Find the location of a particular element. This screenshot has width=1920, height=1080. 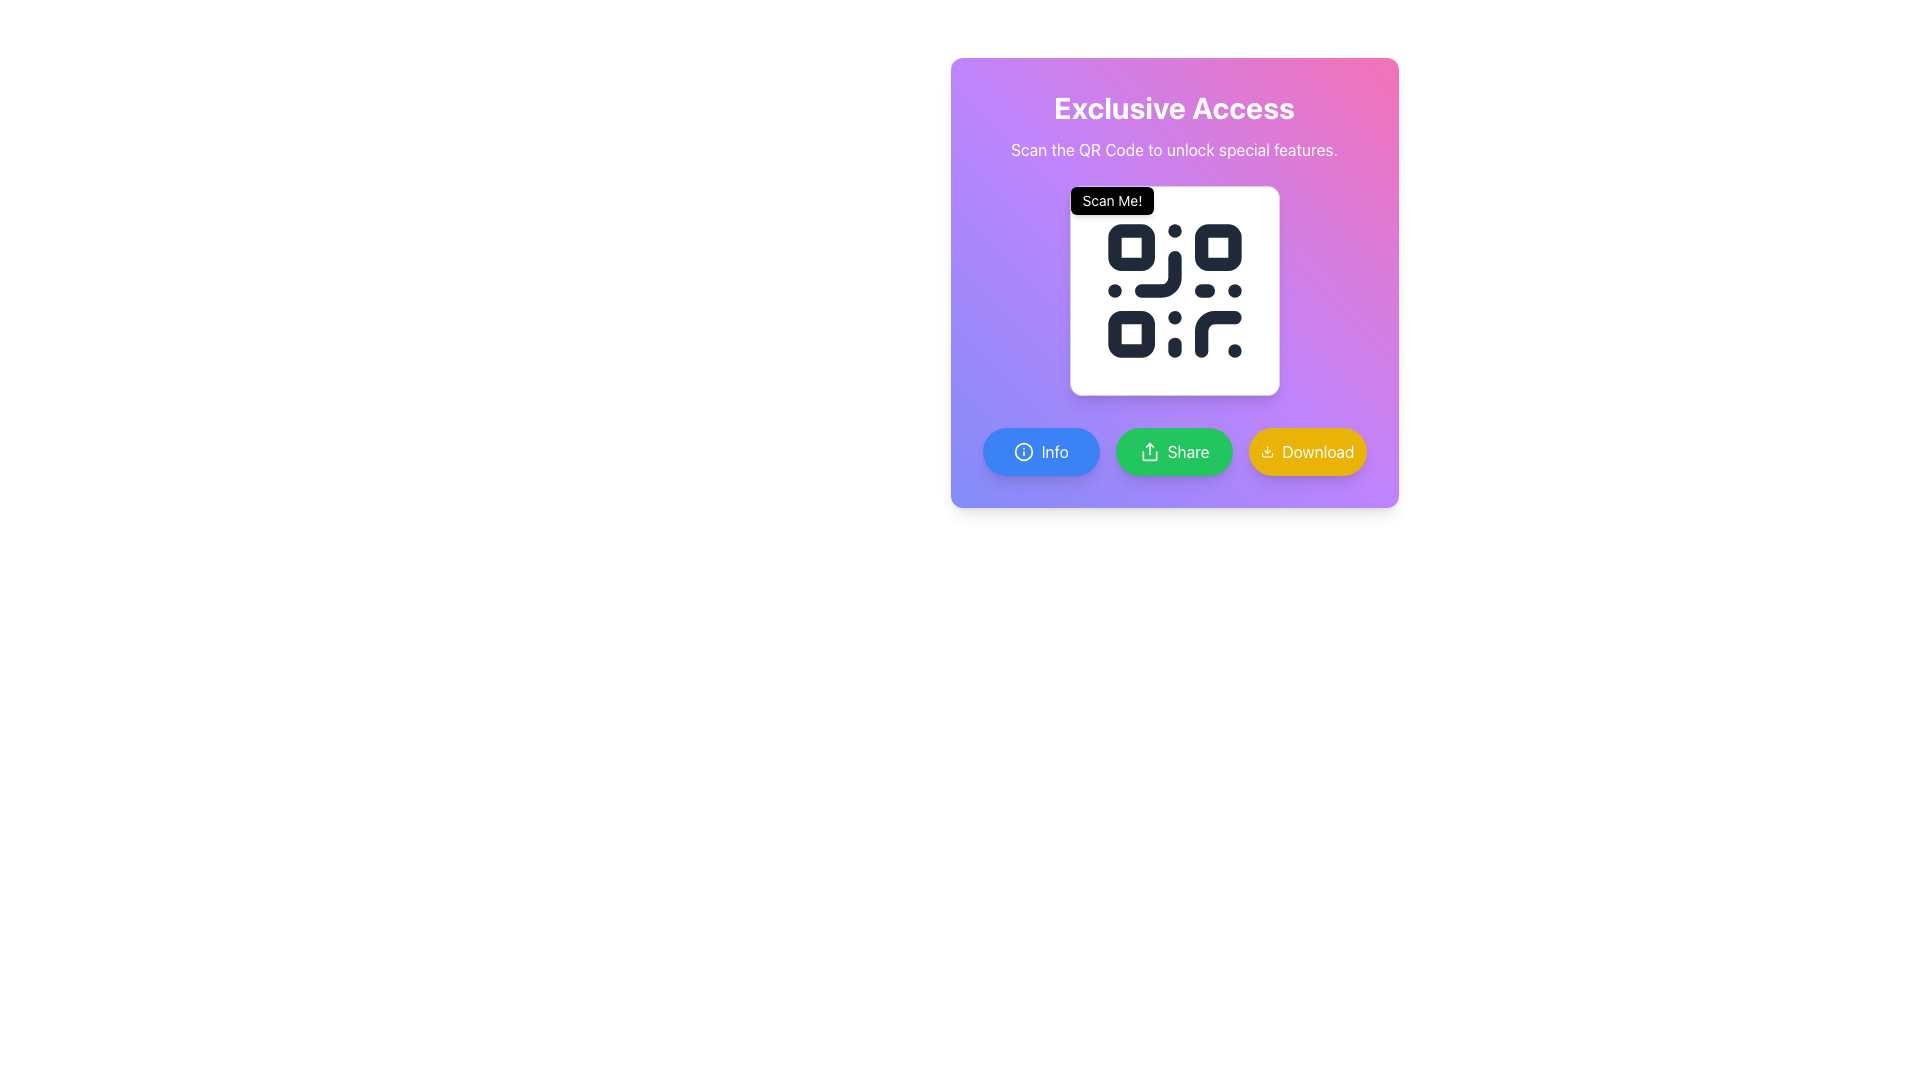

the share button located in the second column of a three-column grid below the QR code is located at coordinates (1174, 451).